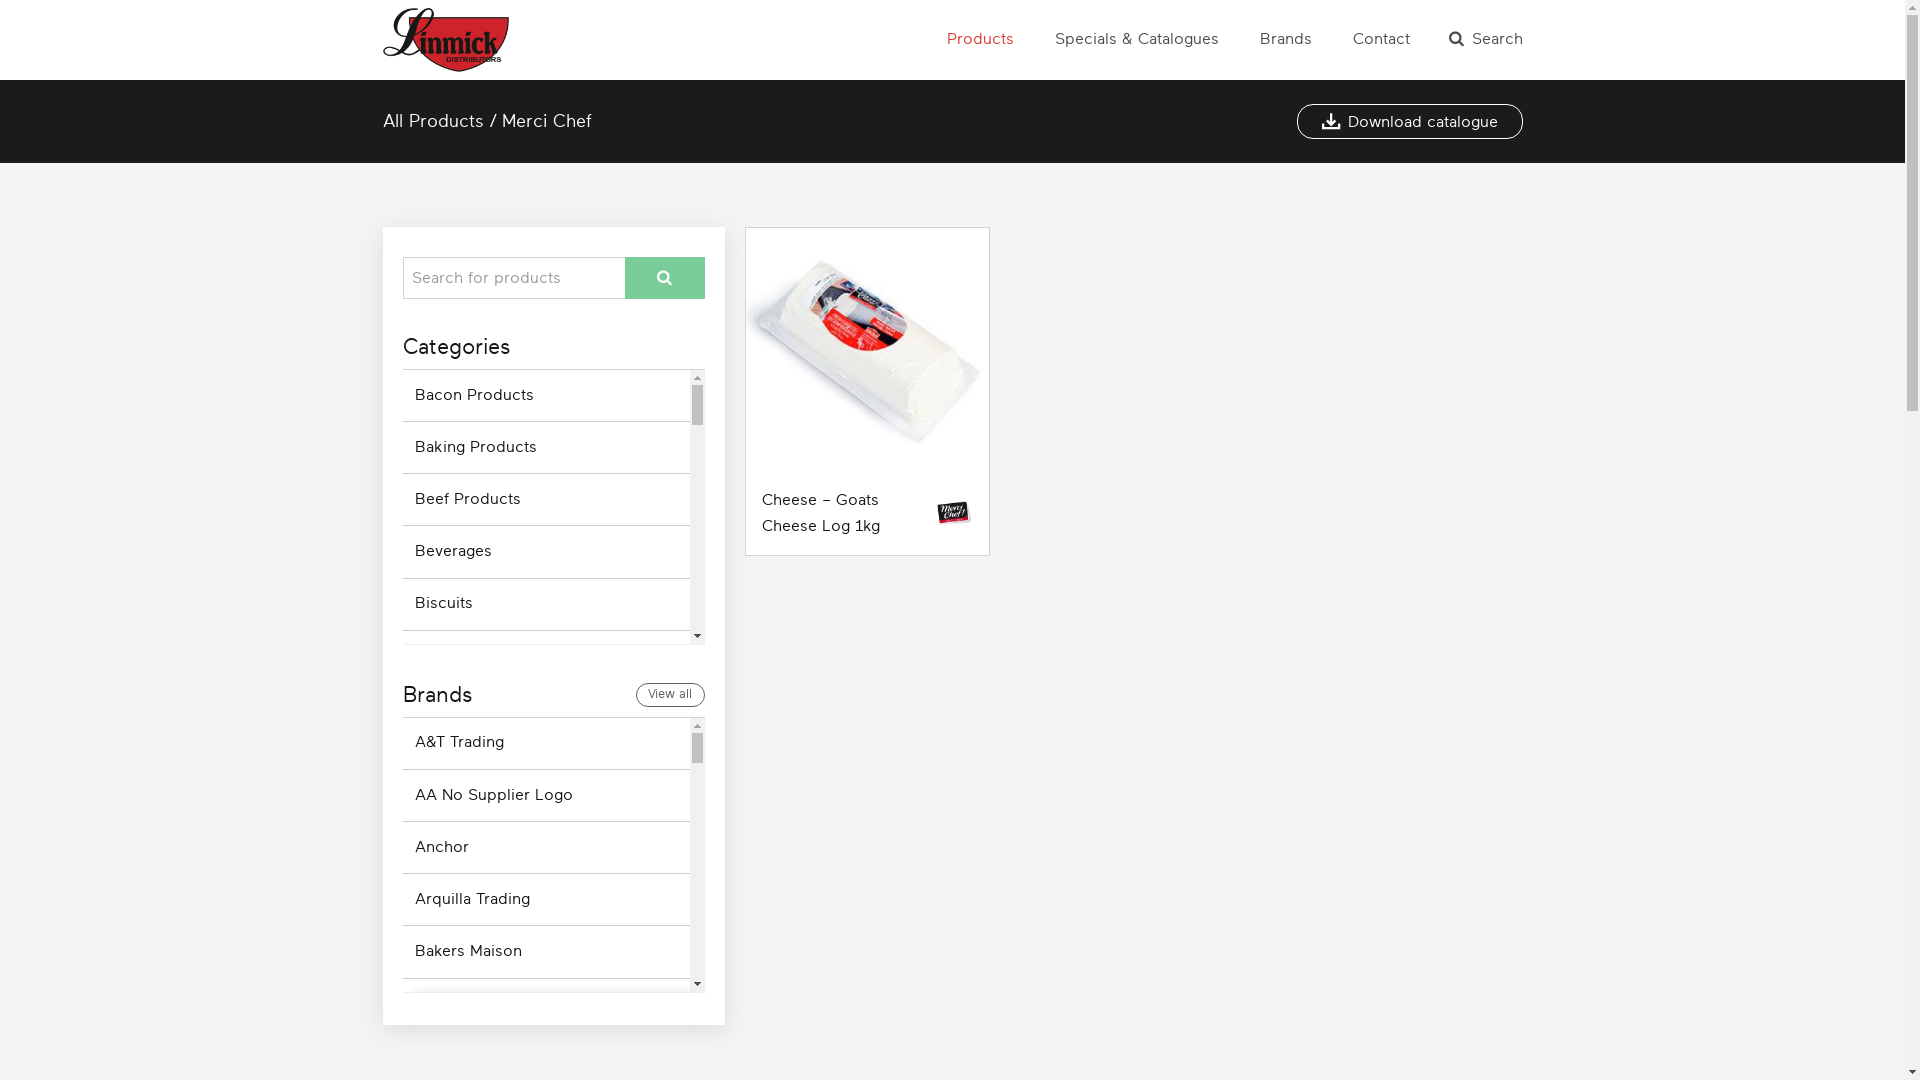  Describe the element at coordinates (502, 120) in the screenshot. I see `'Merci Chef'` at that location.